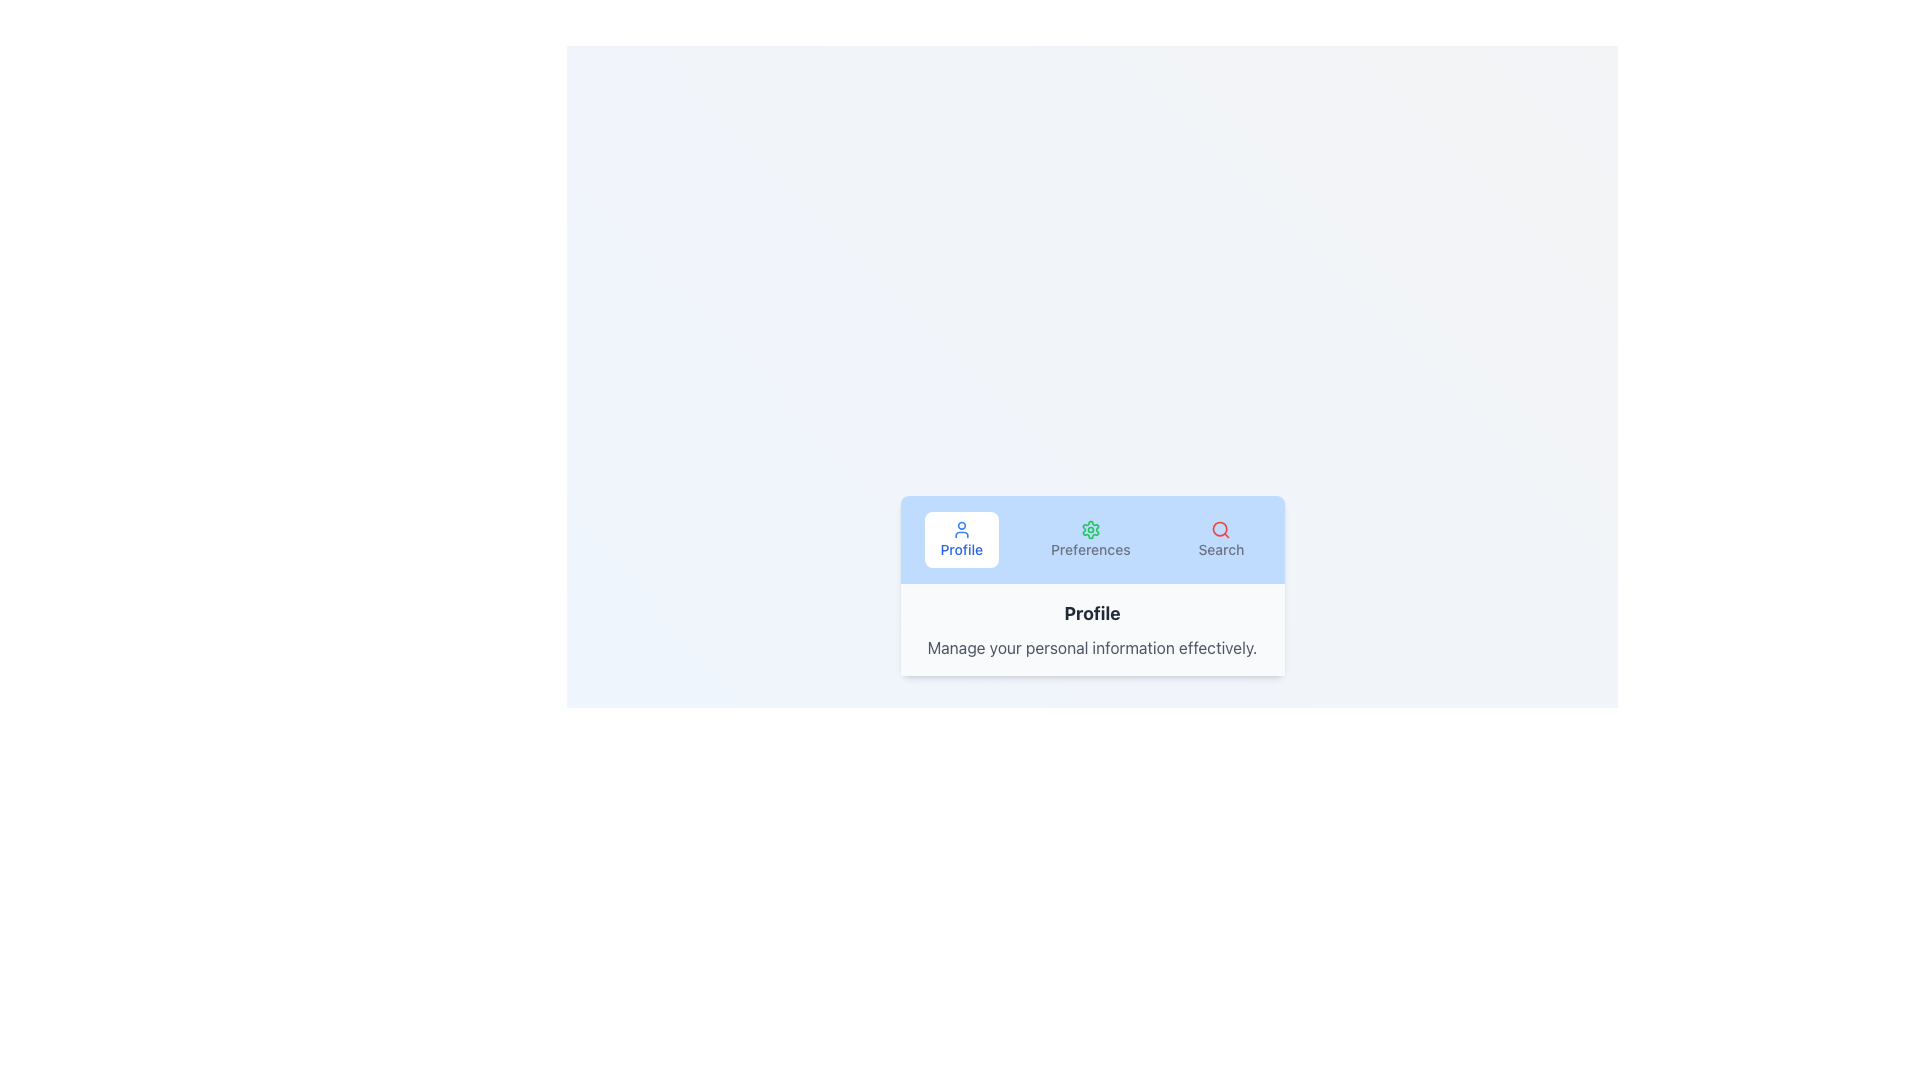 The image size is (1920, 1080). What do you see at coordinates (1089, 540) in the screenshot?
I see `the middle button in the horizontal layout of three buttons, which is used` at bounding box center [1089, 540].